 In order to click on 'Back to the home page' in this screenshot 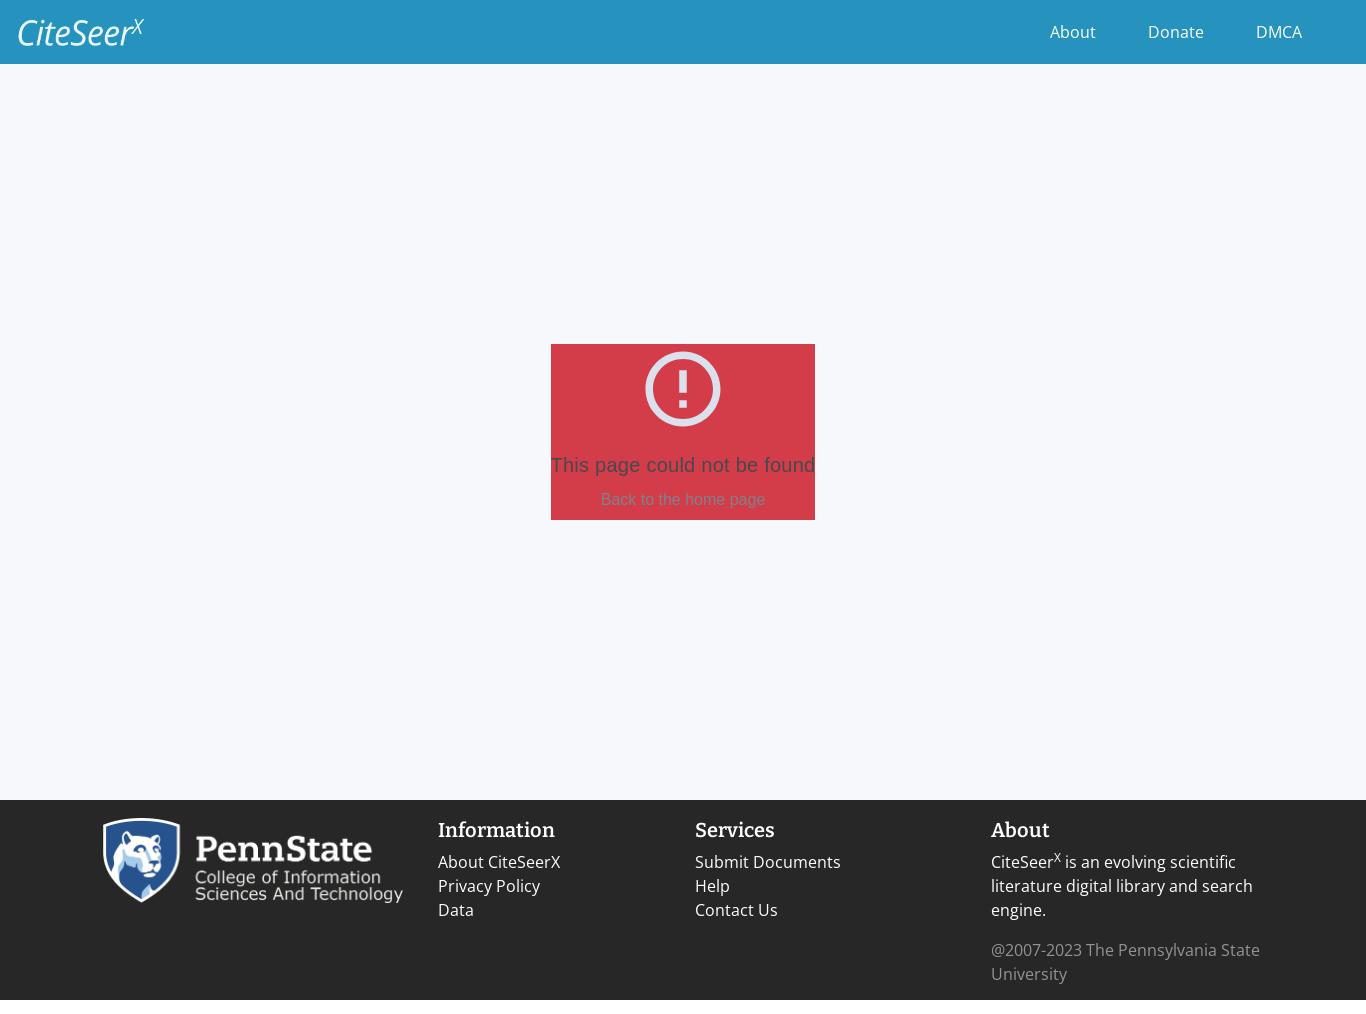, I will do `click(681, 499)`.